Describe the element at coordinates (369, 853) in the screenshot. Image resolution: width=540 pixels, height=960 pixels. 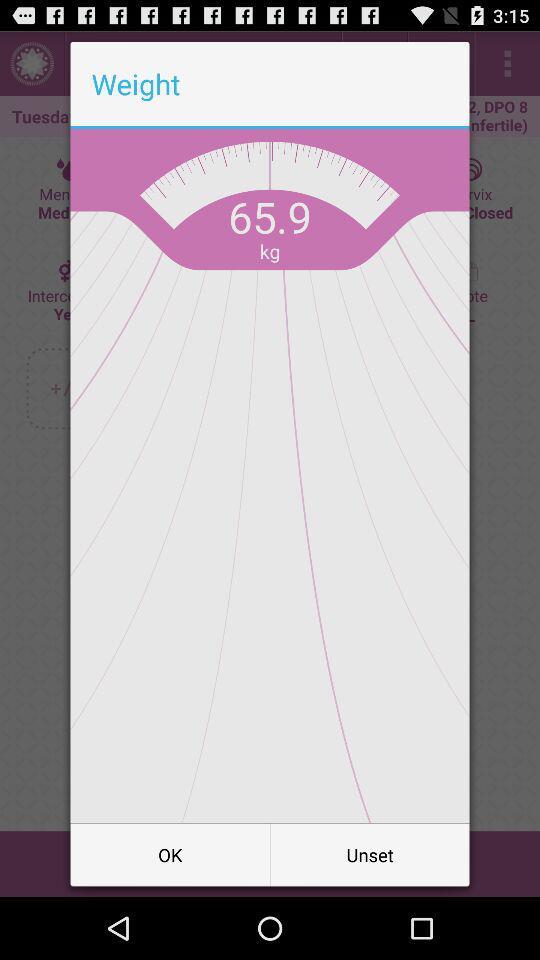
I see `item to the right of the ok` at that location.